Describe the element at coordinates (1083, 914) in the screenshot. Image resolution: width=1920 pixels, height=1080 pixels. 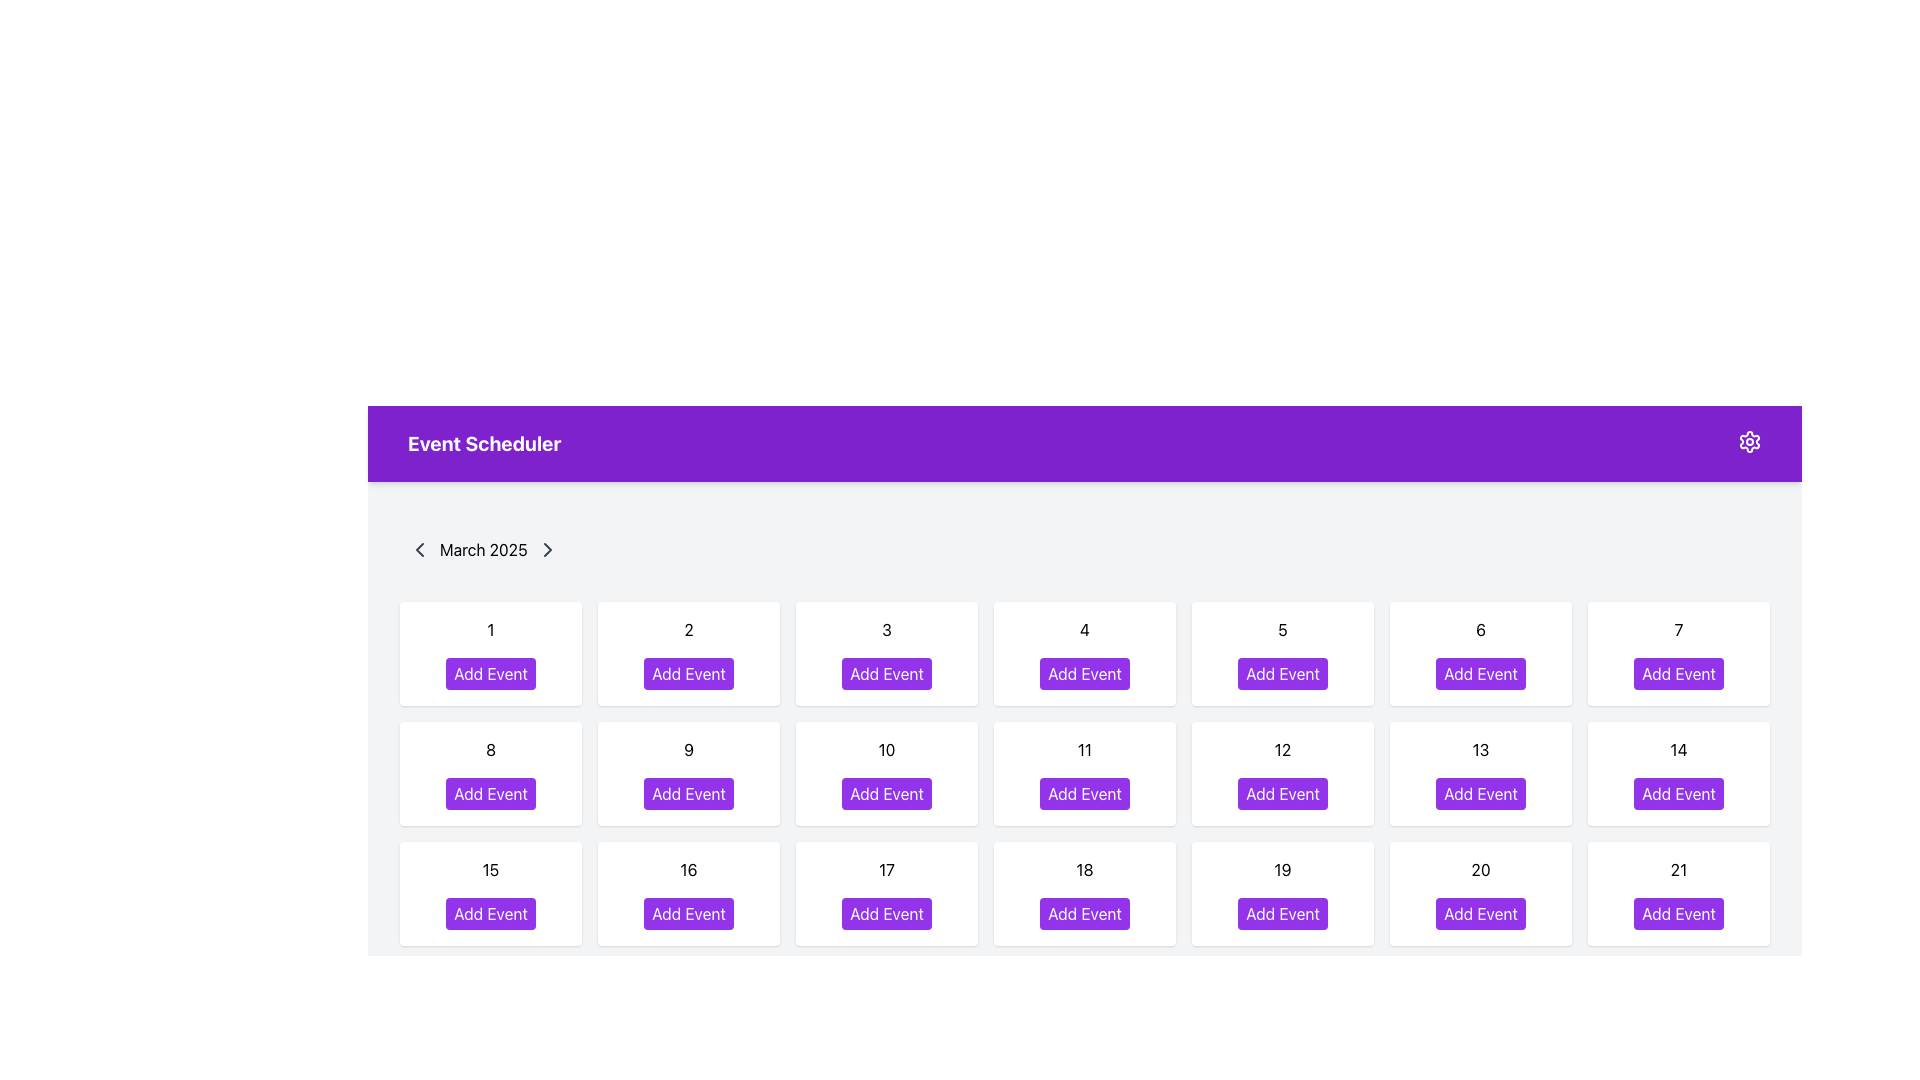
I see `the button associated with the calendar date March 18, 2025` at that location.